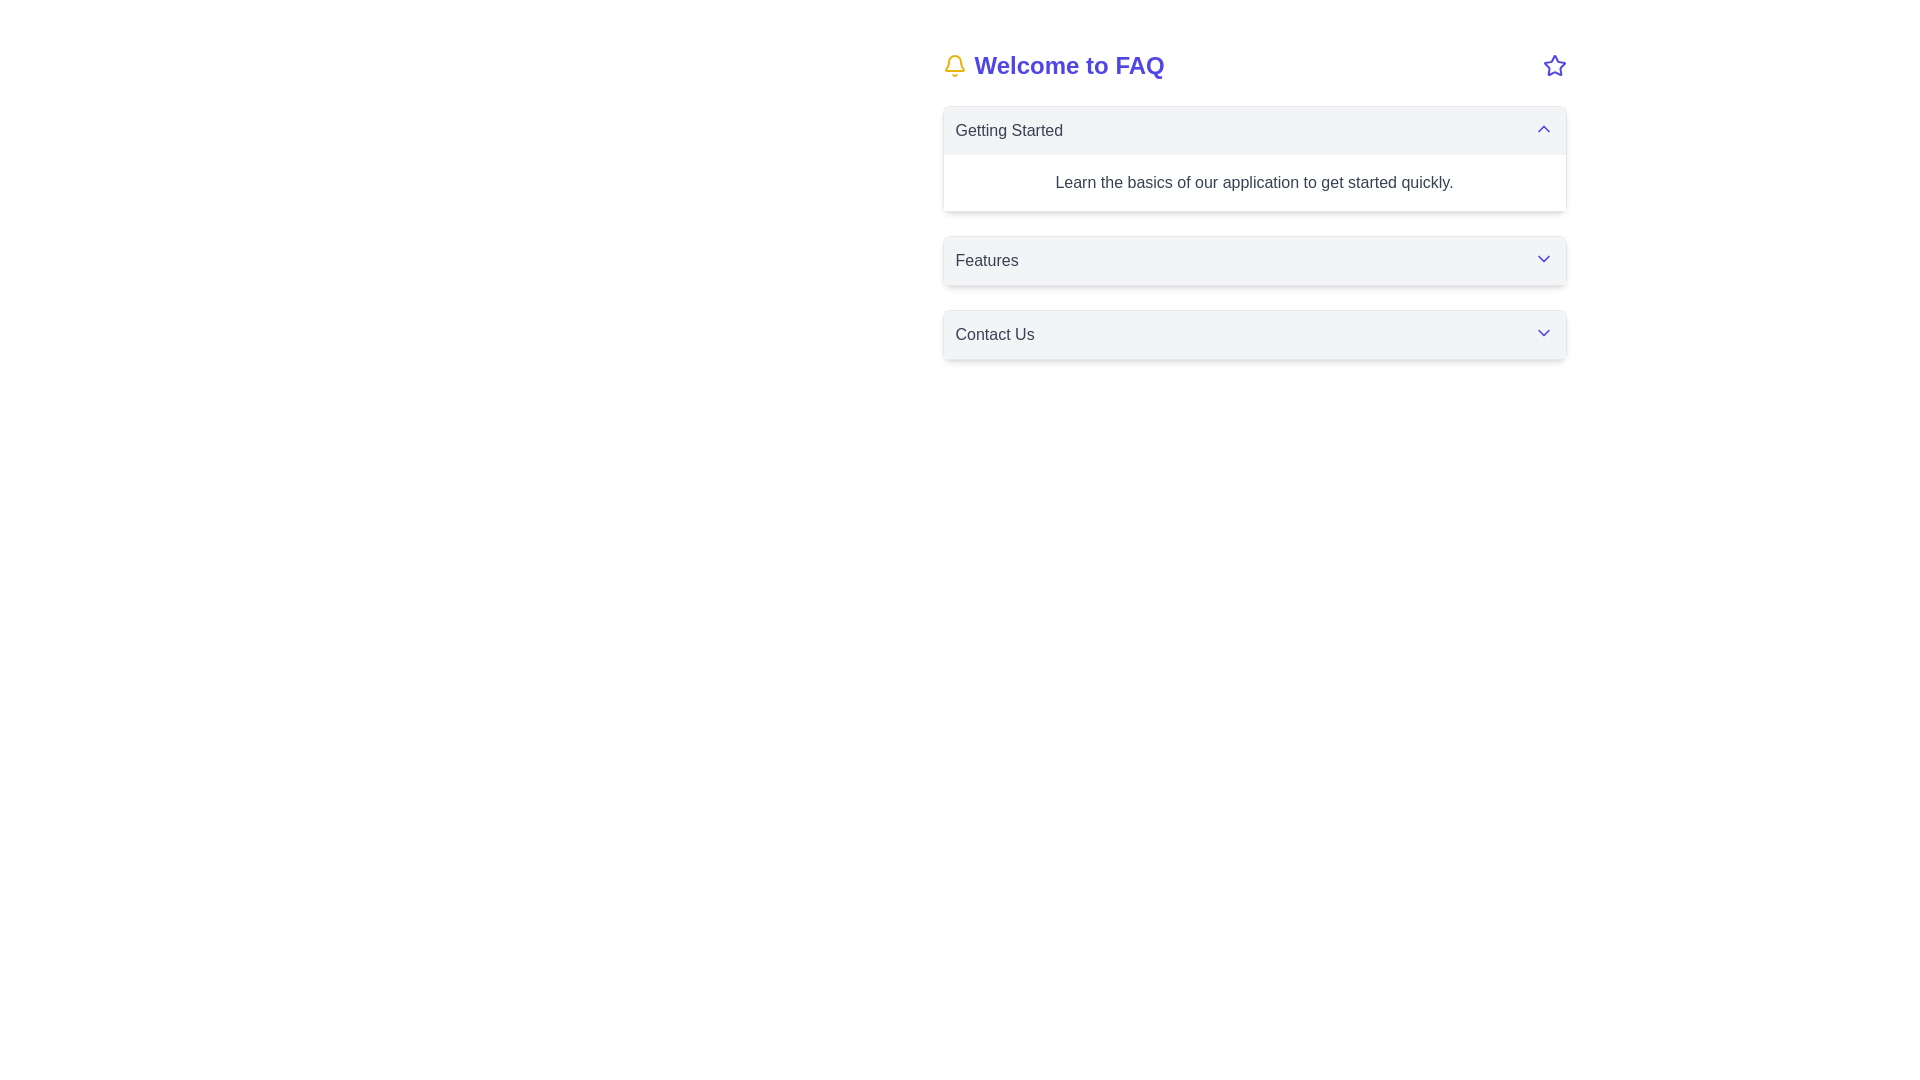 The height and width of the screenshot is (1080, 1920). Describe the element at coordinates (1052, 64) in the screenshot. I see `the 'Welcome to FAQ' text heading with the yellow notification bell icon, which is located in the top-left section of the interface` at that location.